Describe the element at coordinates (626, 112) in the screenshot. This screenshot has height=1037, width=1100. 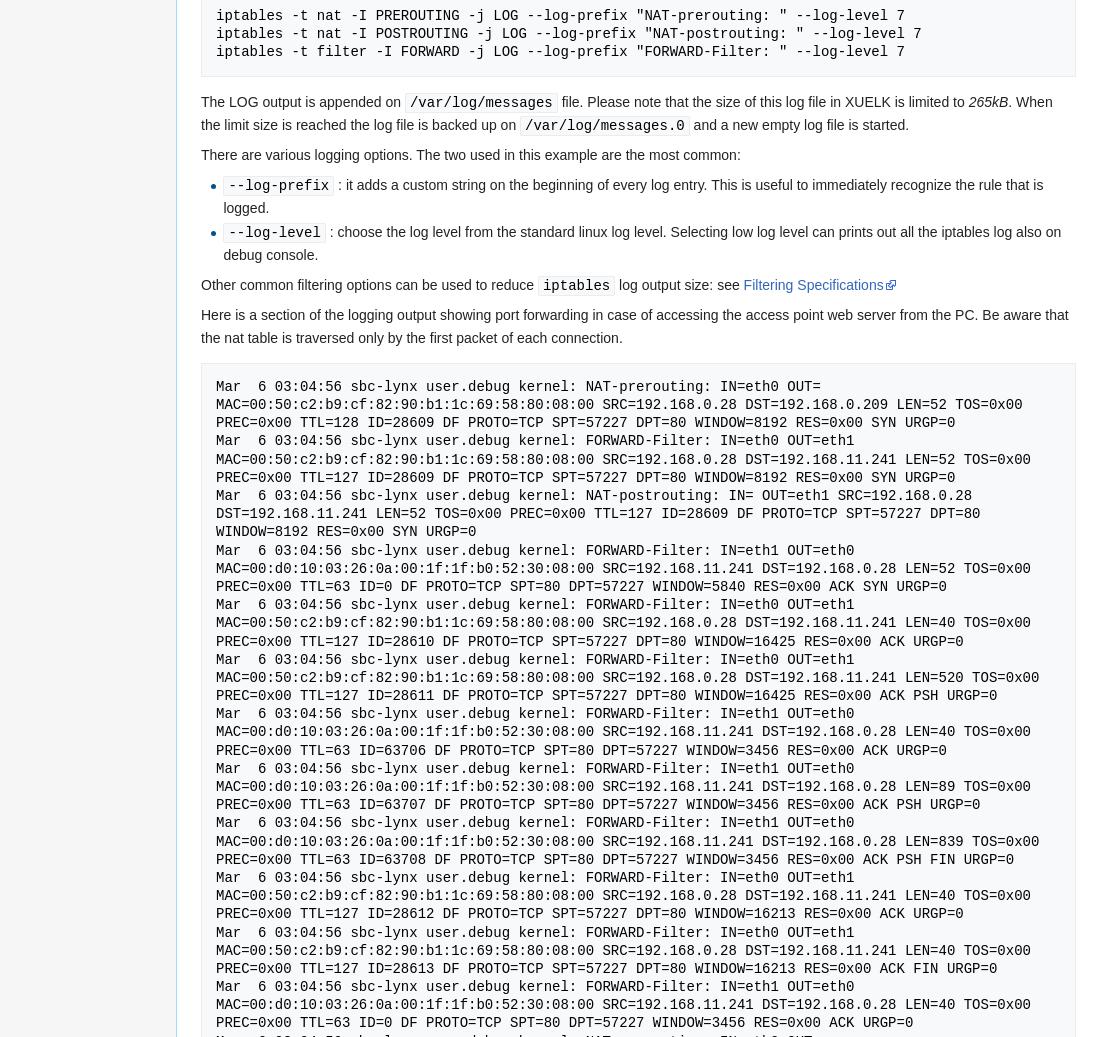
I see `'. When the limit size is reached the log file is backed up on'` at that location.